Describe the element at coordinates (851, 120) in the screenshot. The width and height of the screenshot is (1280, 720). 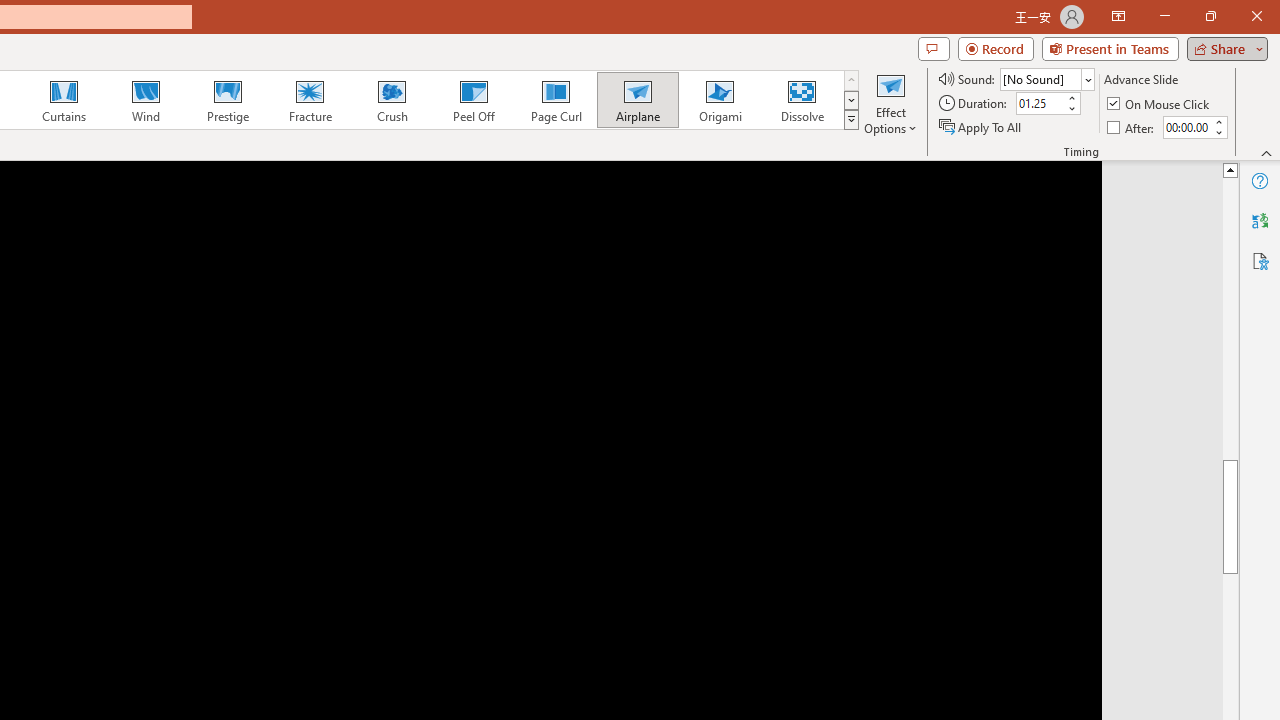
I see `'Transition Effects'` at that location.